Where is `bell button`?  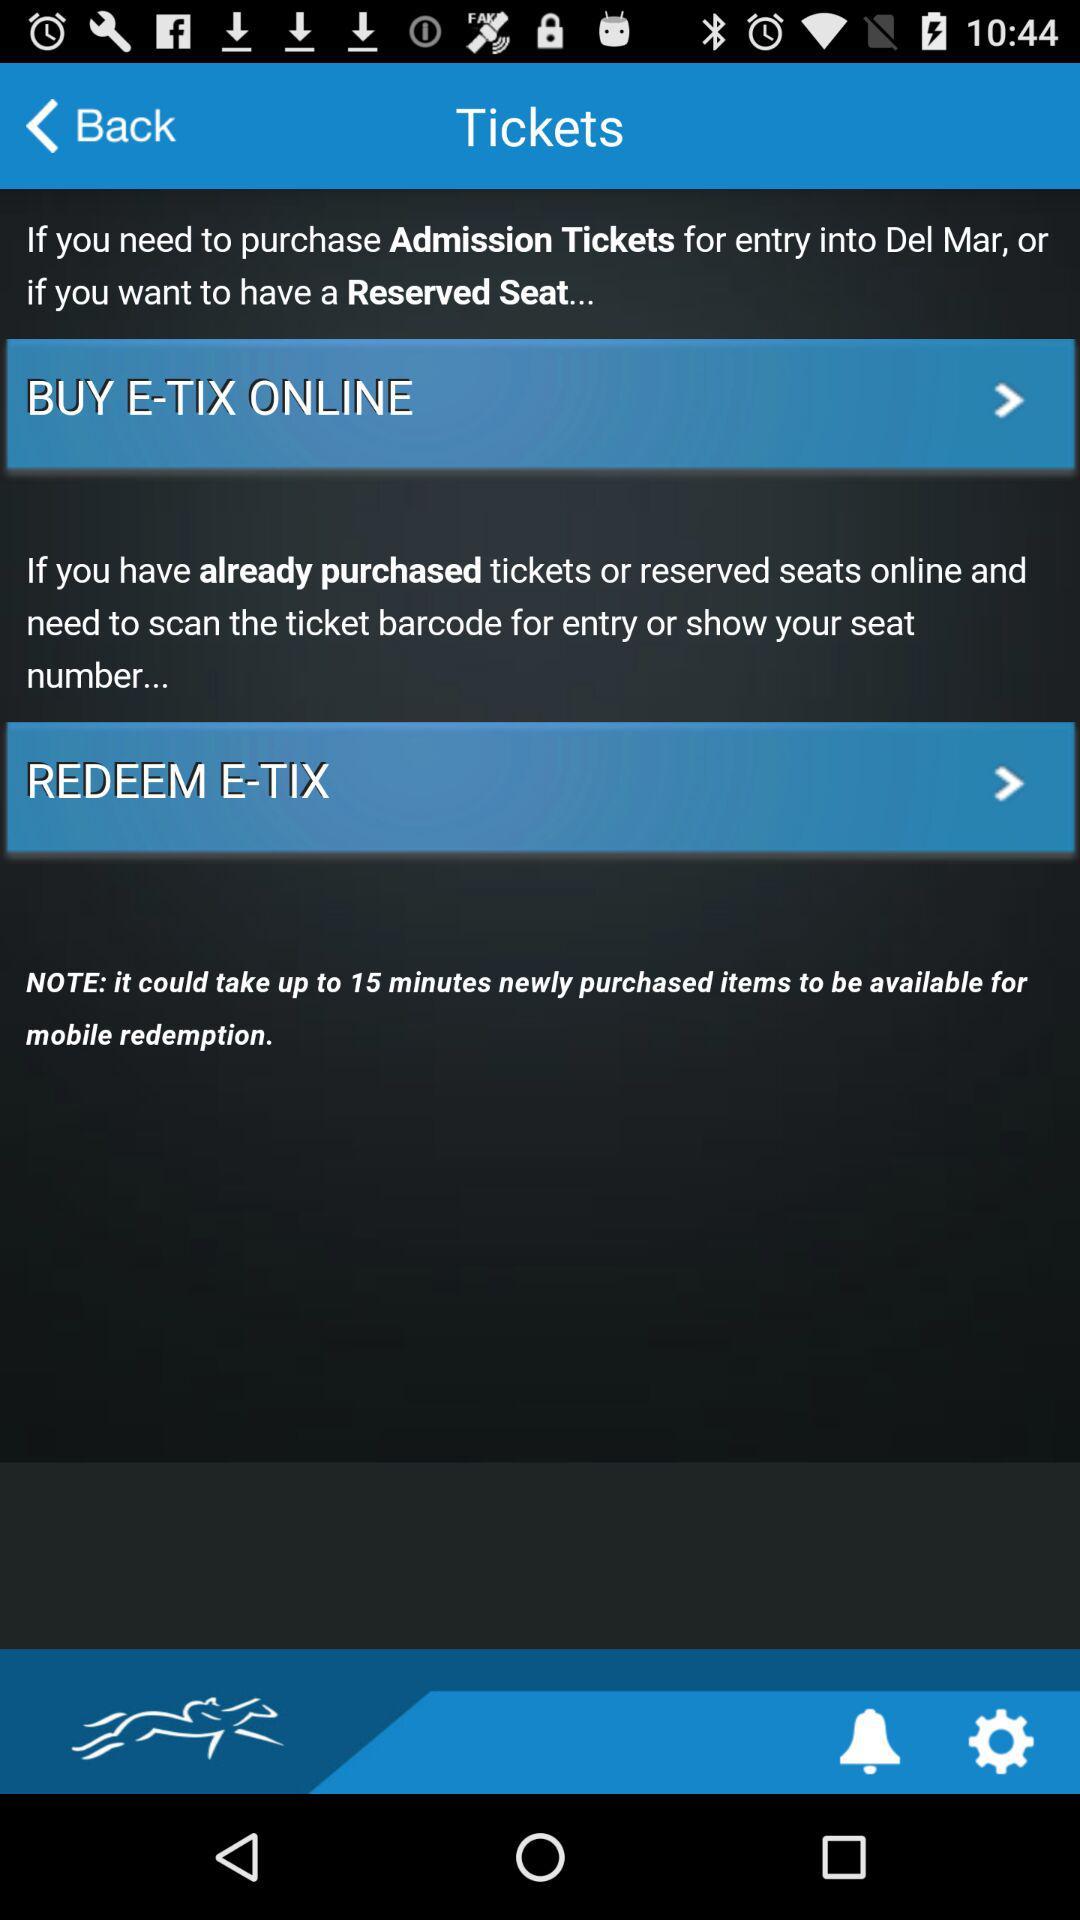
bell button is located at coordinates (869, 1740).